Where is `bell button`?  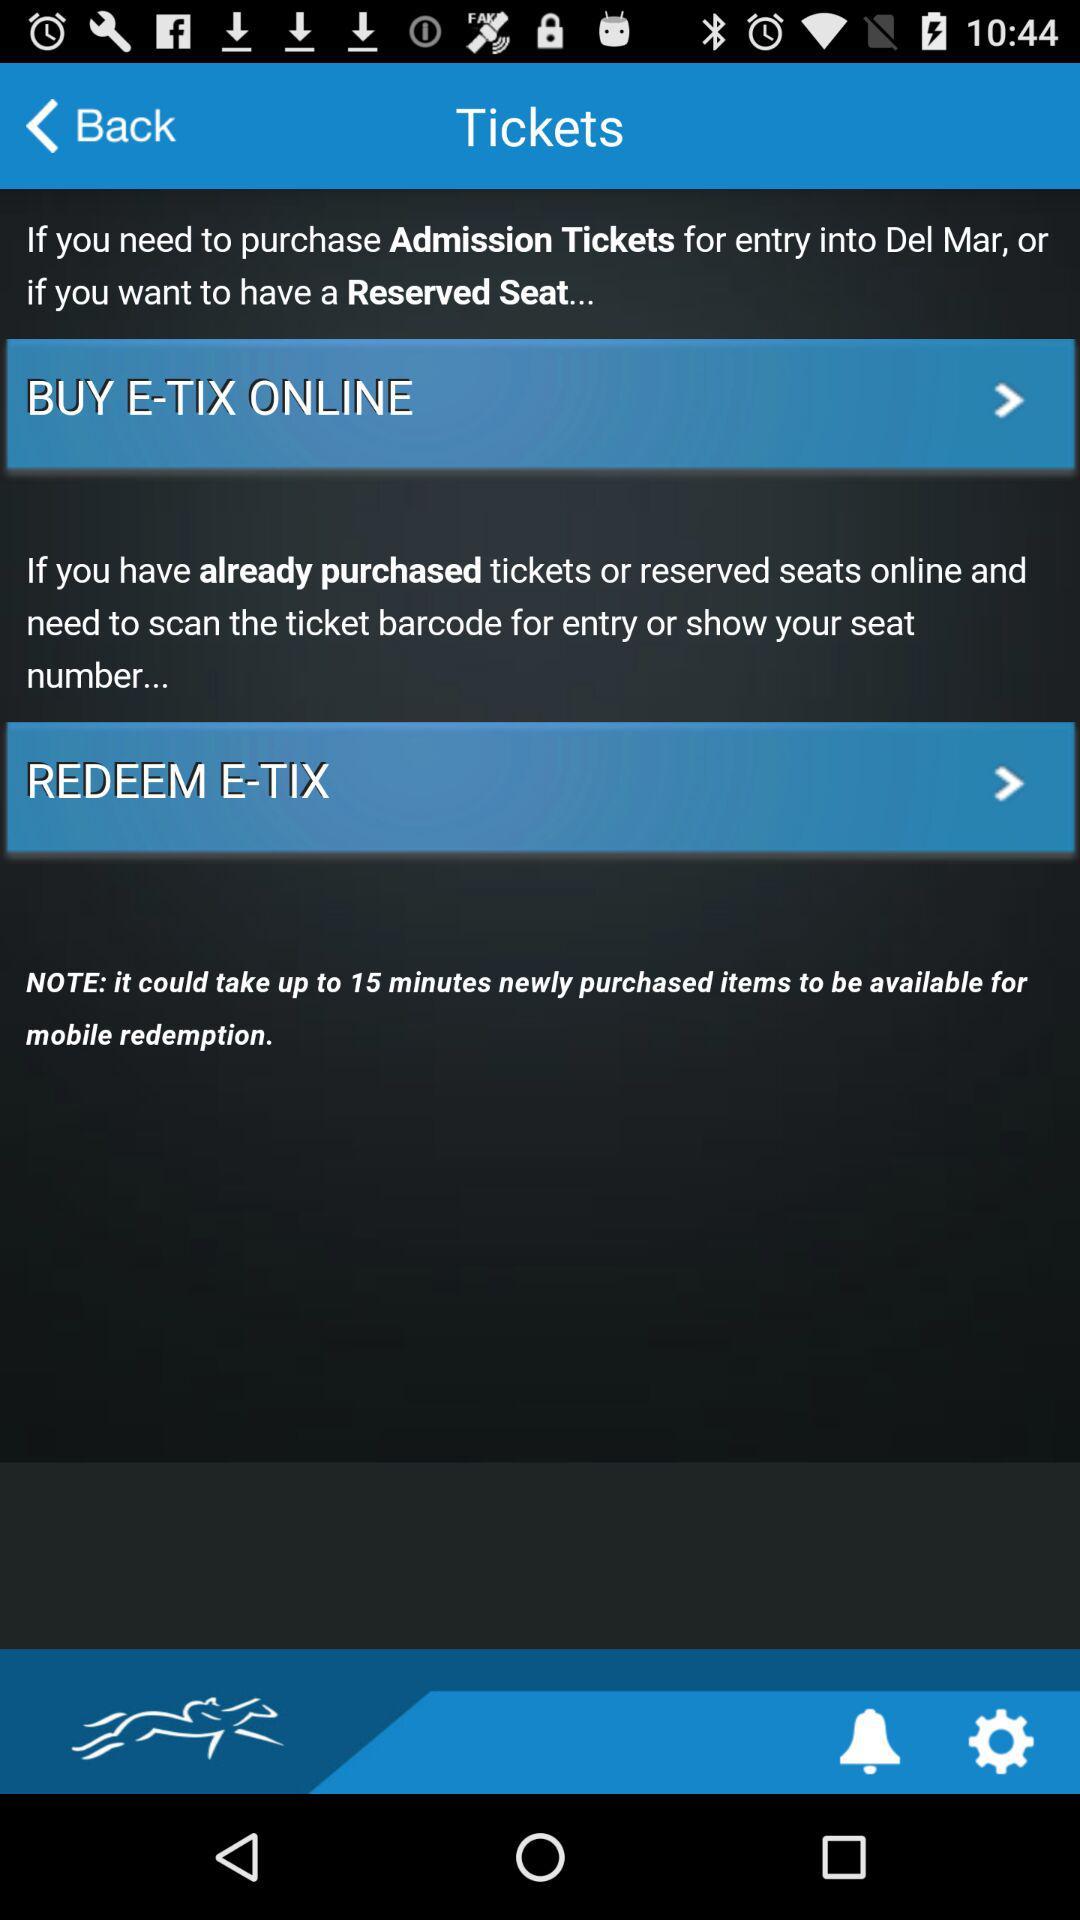
bell button is located at coordinates (869, 1740).